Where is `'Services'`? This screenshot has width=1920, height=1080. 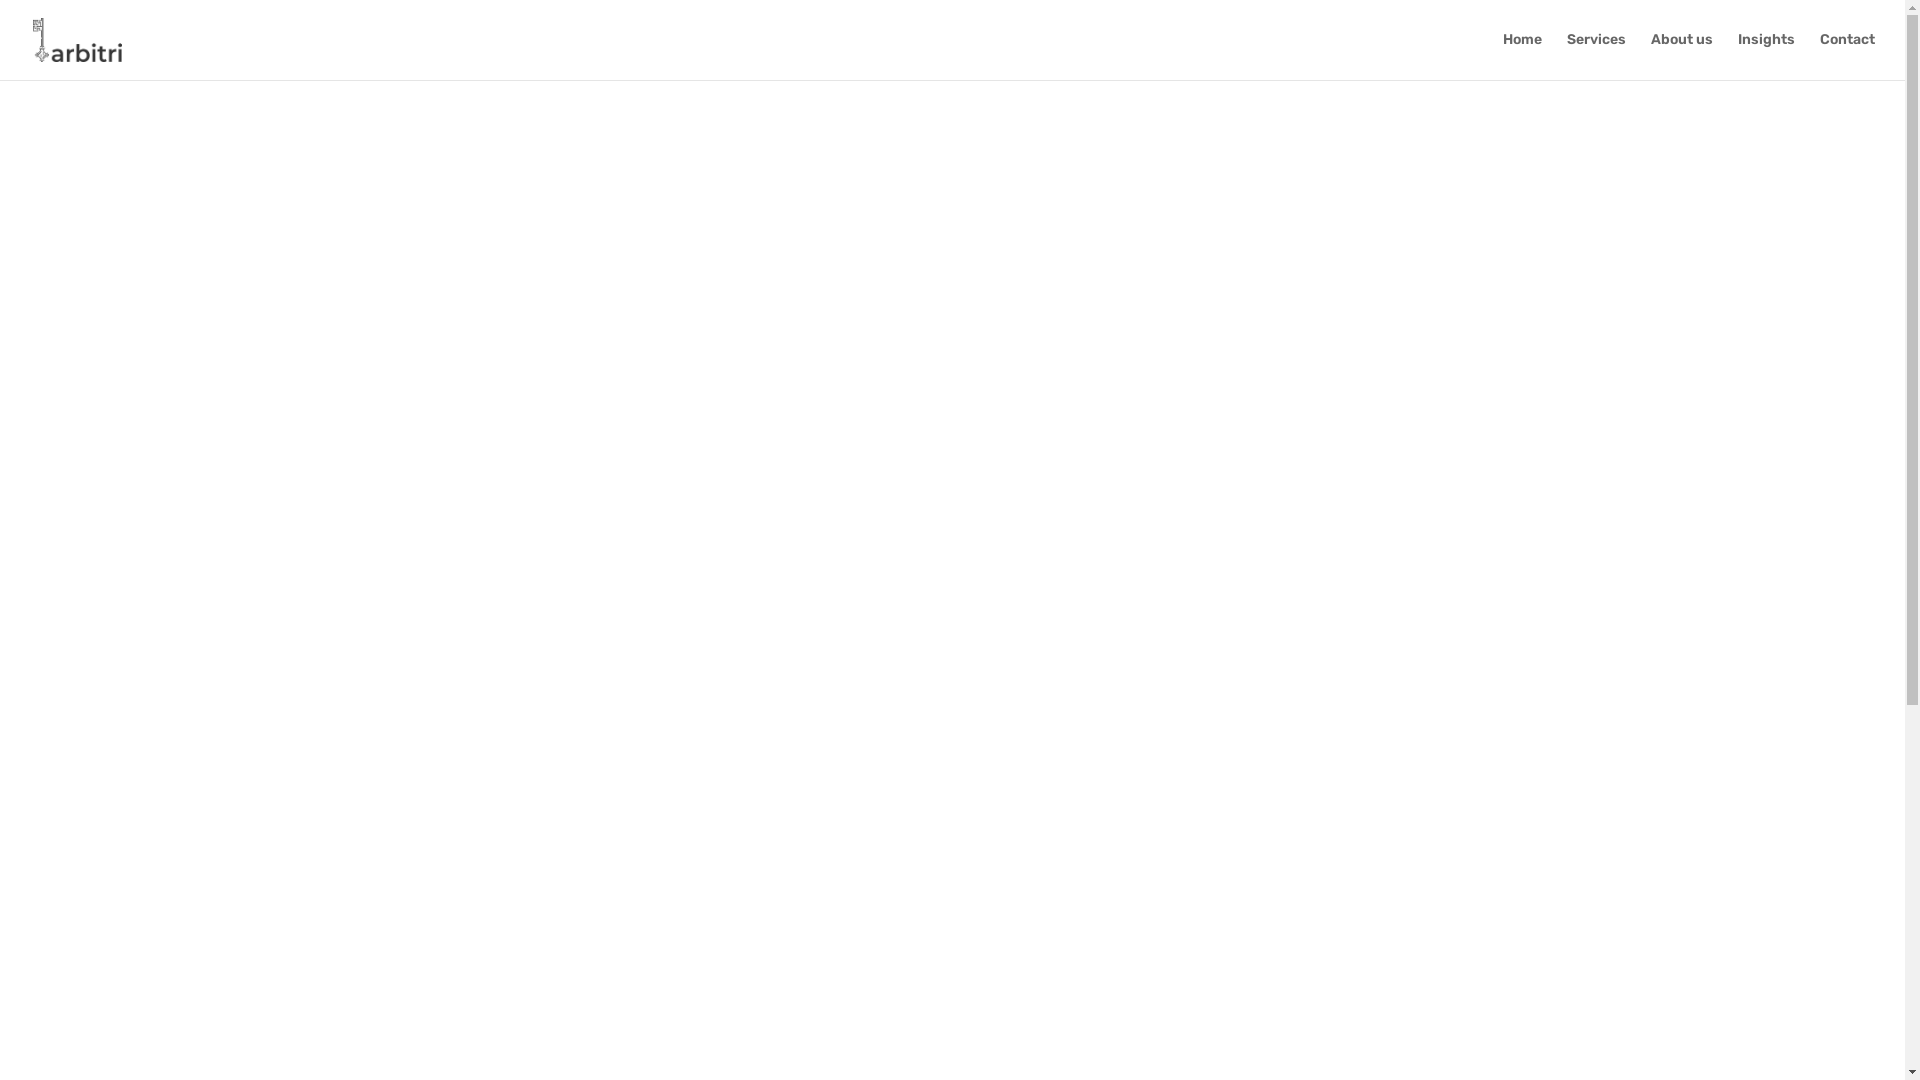 'Services' is located at coordinates (1595, 55).